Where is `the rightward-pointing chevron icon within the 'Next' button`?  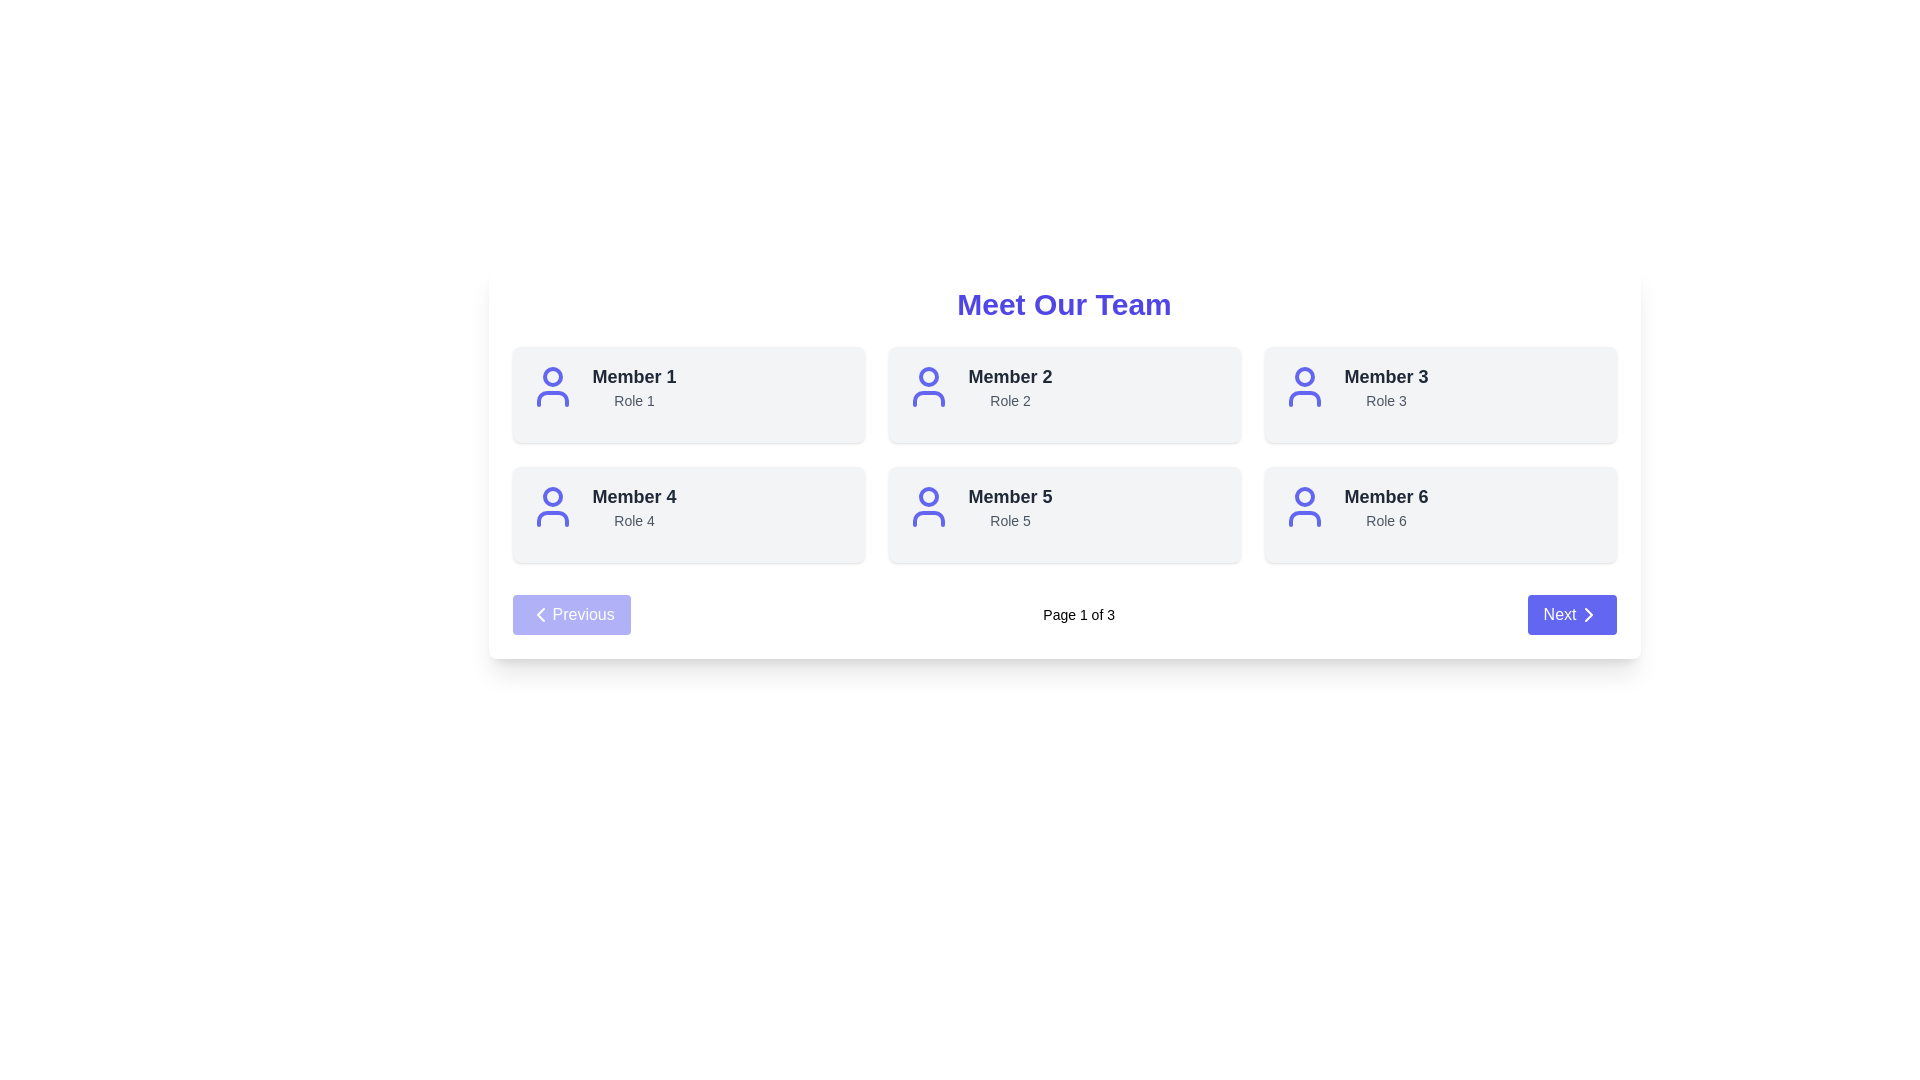 the rightward-pointing chevron icon within the 'Next' button is located at coordinates (1587, 613).